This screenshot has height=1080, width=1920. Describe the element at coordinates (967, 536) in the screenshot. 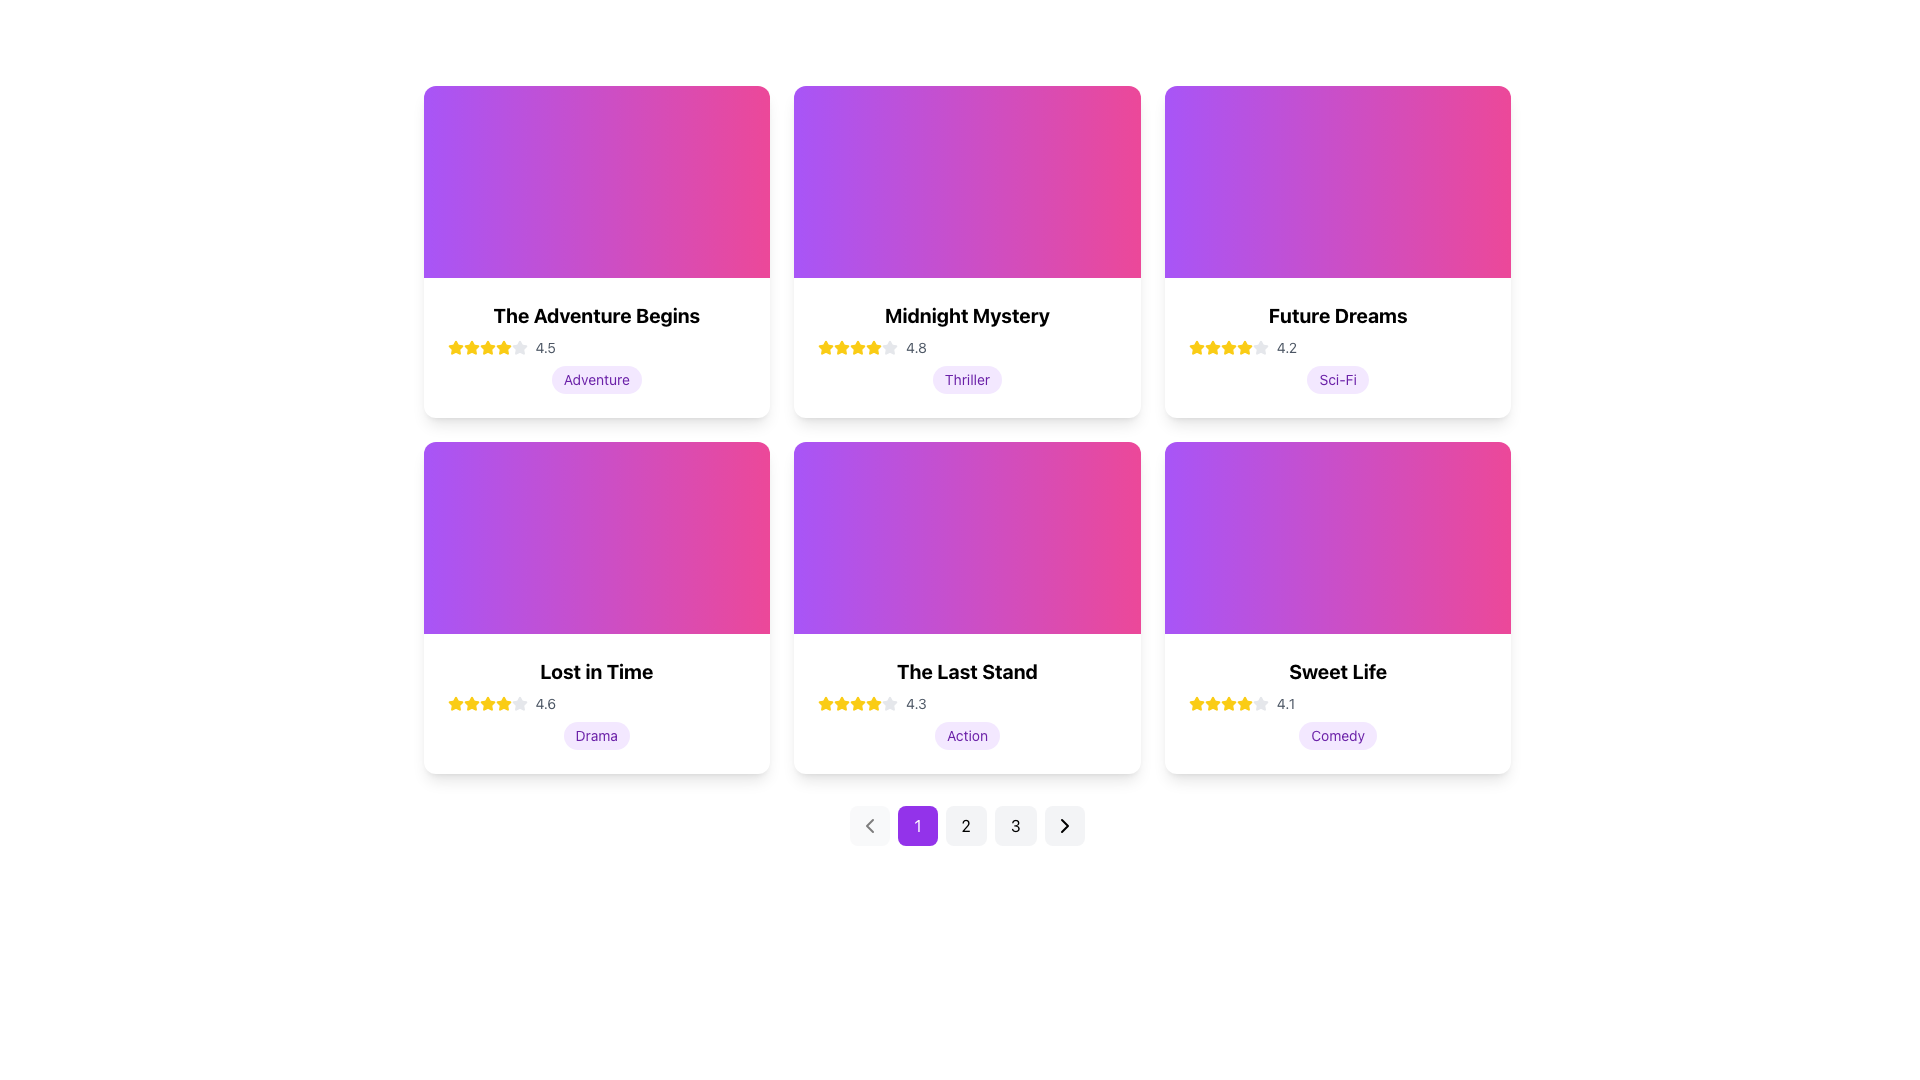

I see `the visually striking decorative gradient background transitioning from purple to pink, located in the upper section of the third card in the second row of the grid layout` at that location.